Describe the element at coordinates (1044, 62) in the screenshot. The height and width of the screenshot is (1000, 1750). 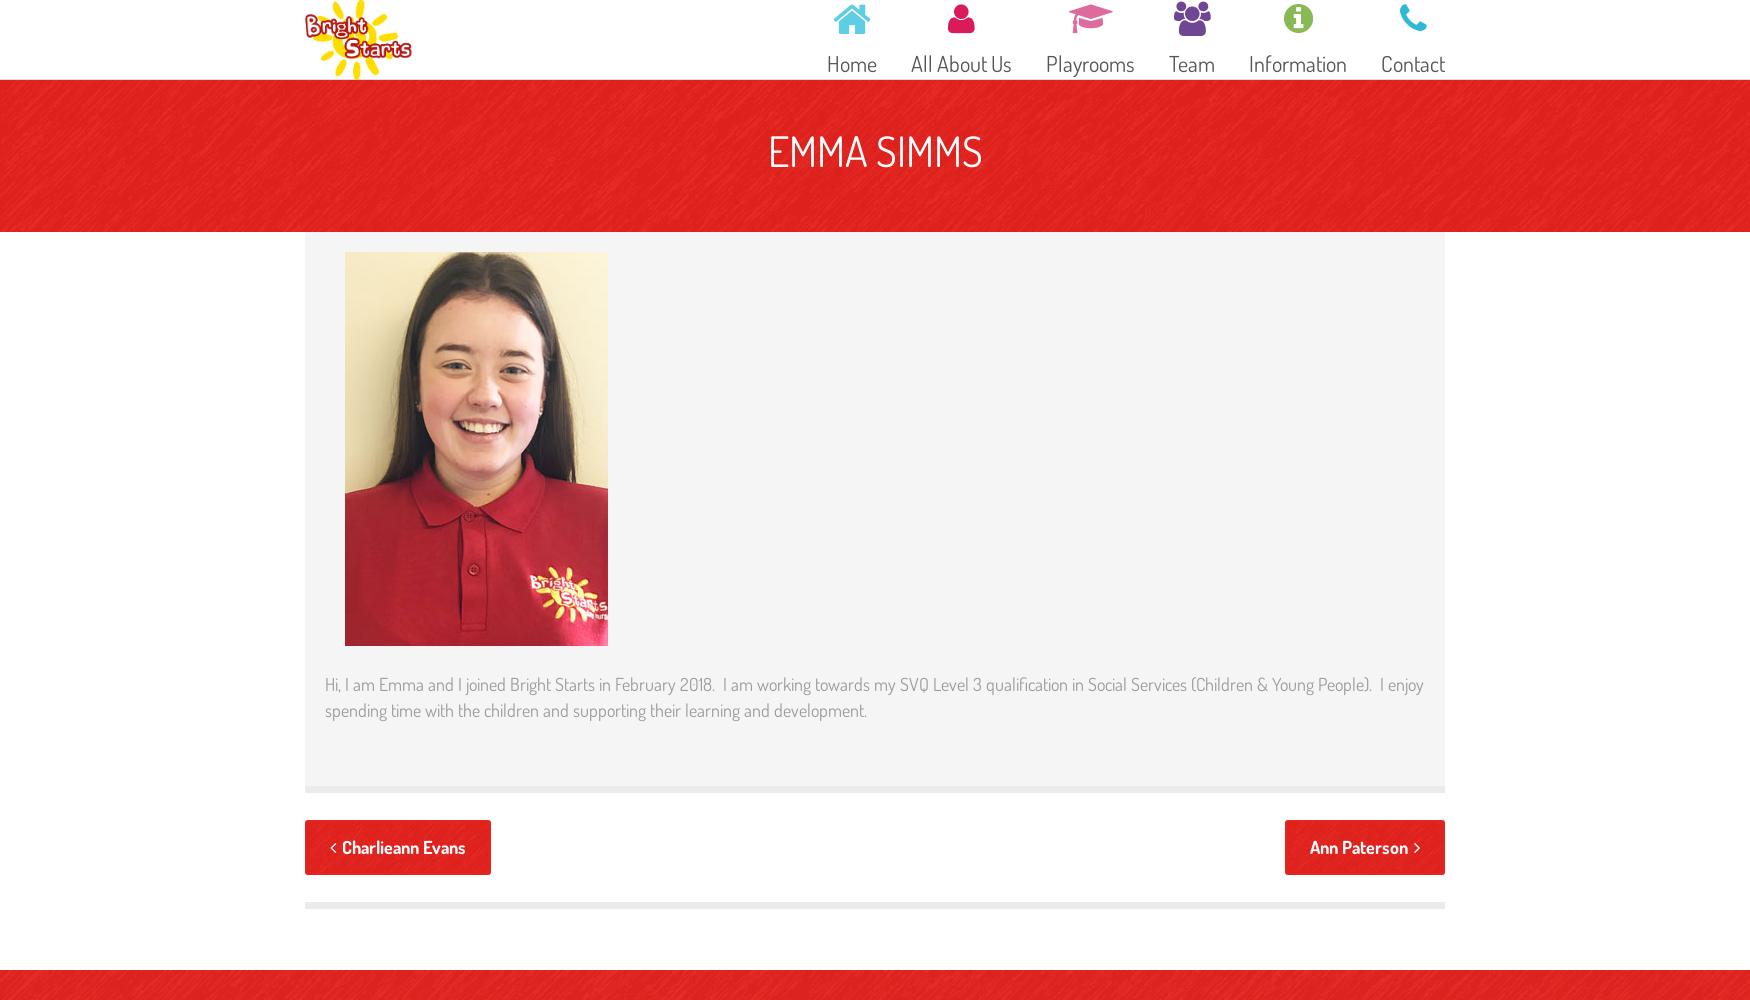
I see `'Playrooms'` at that location.